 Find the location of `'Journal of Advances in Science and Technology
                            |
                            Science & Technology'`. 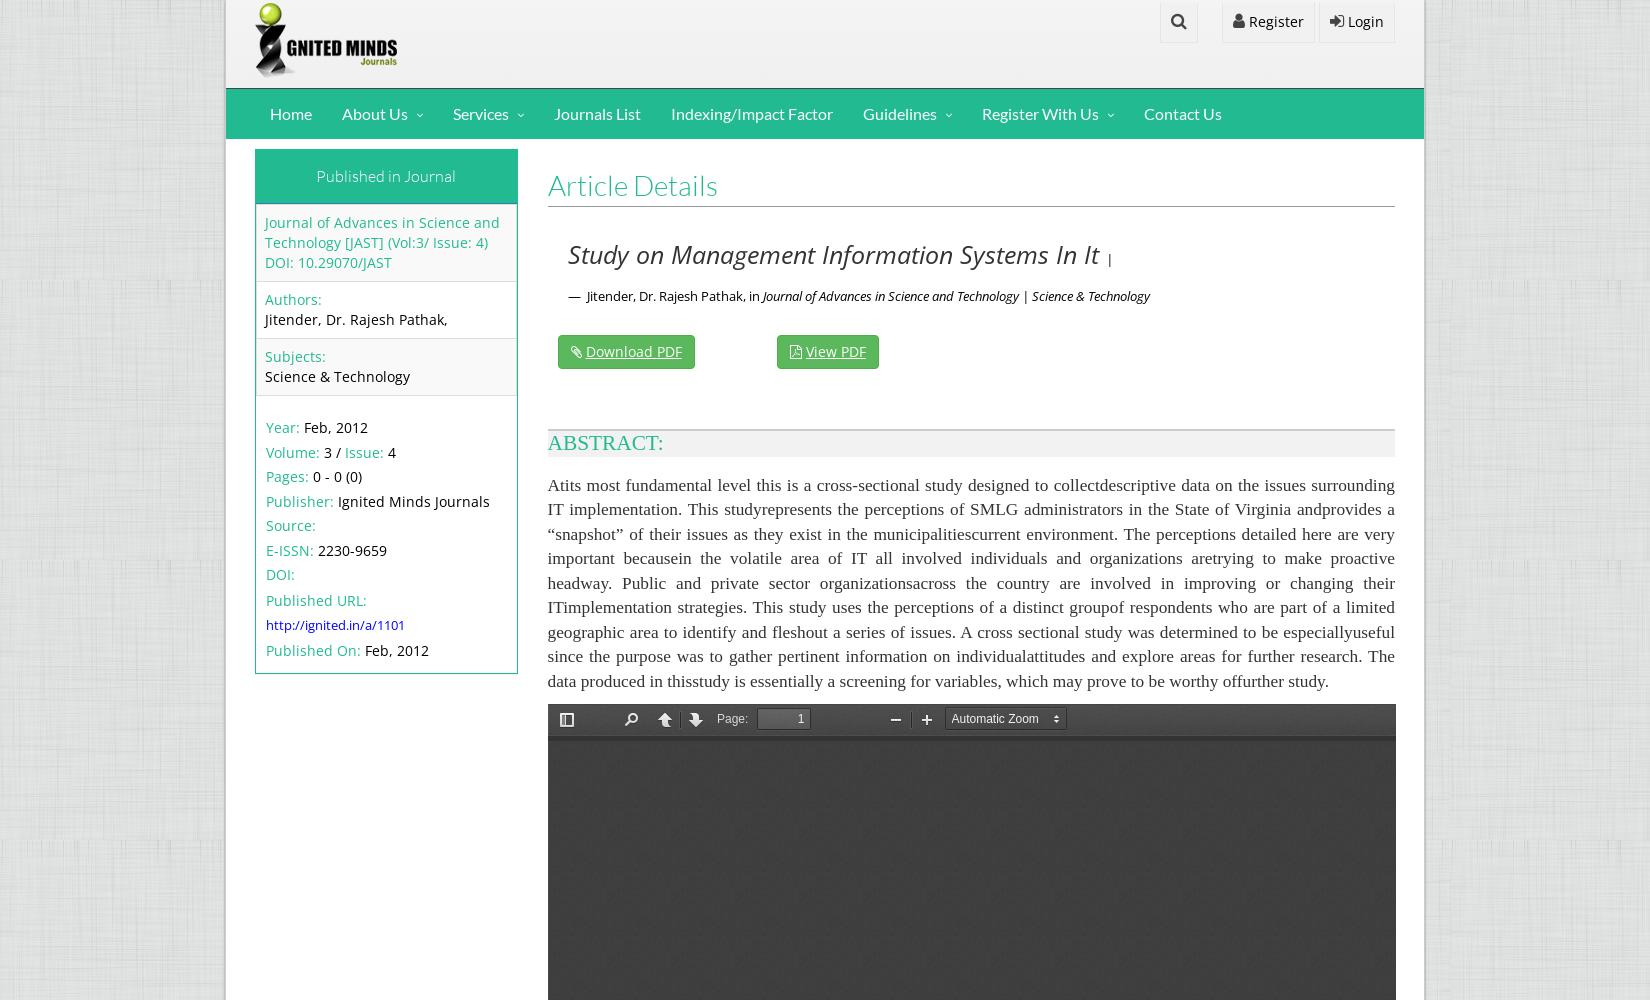

'Journal of Advances in Science and Technology
                            |
                            Science & Technology' is located at coordinates (760, 295).